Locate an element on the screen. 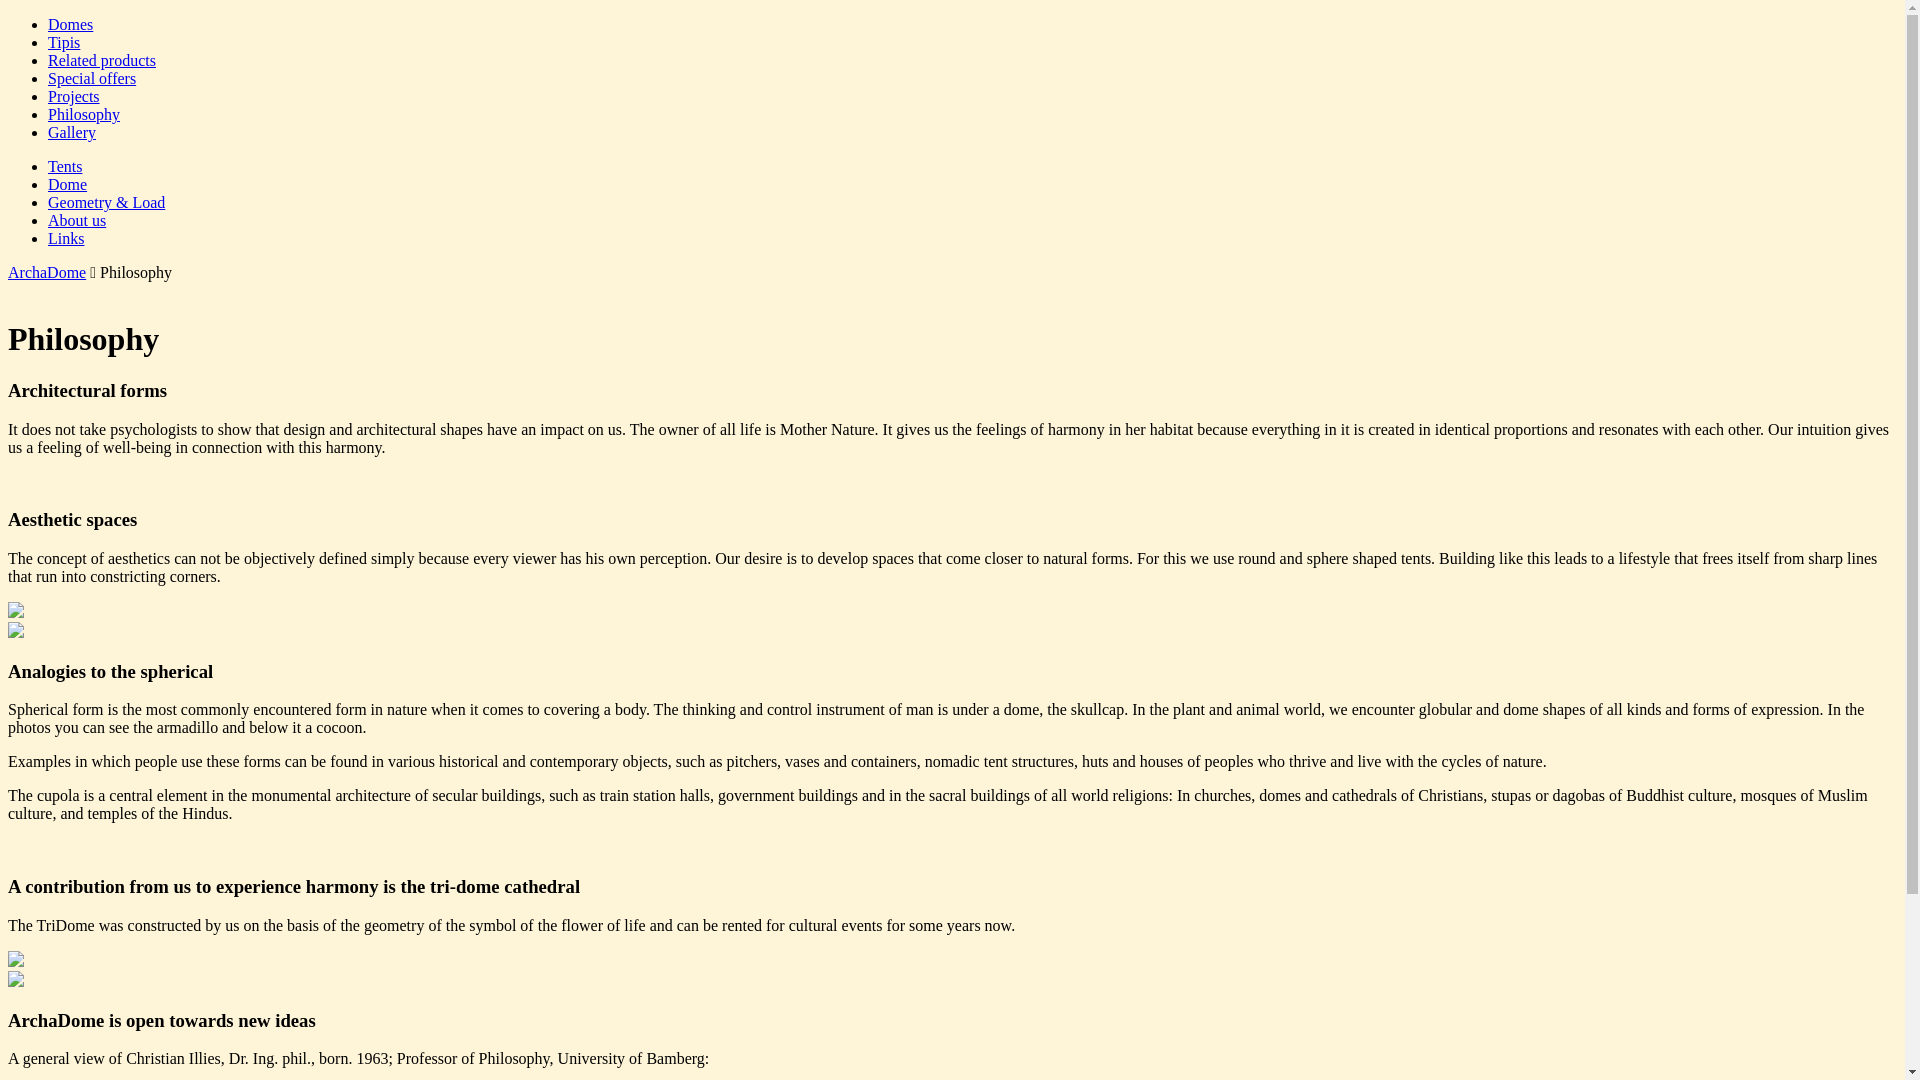 The width and height of the screenshot is (1920, 1080). 'Tents' is located at coordinates (65, 165).